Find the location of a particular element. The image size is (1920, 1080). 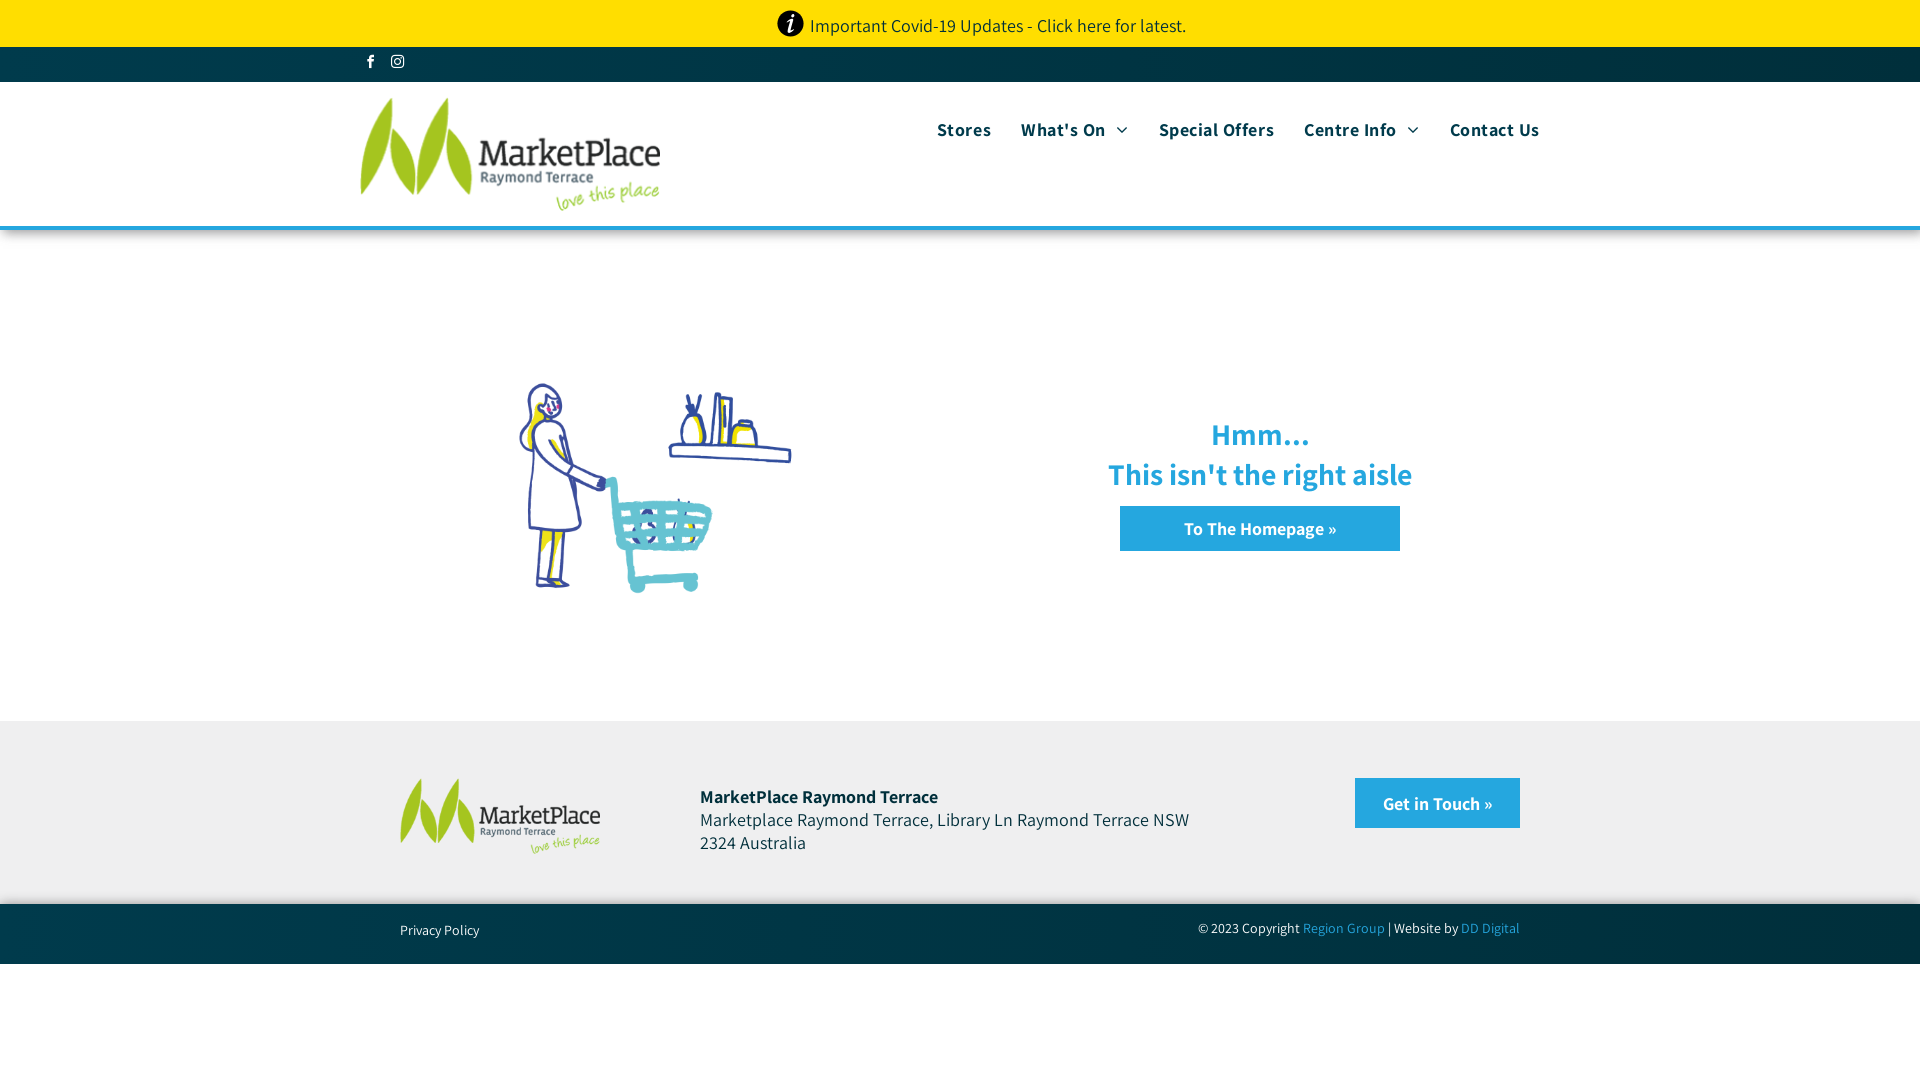

'Click here for latest' is located at coordinates (1036, 25).